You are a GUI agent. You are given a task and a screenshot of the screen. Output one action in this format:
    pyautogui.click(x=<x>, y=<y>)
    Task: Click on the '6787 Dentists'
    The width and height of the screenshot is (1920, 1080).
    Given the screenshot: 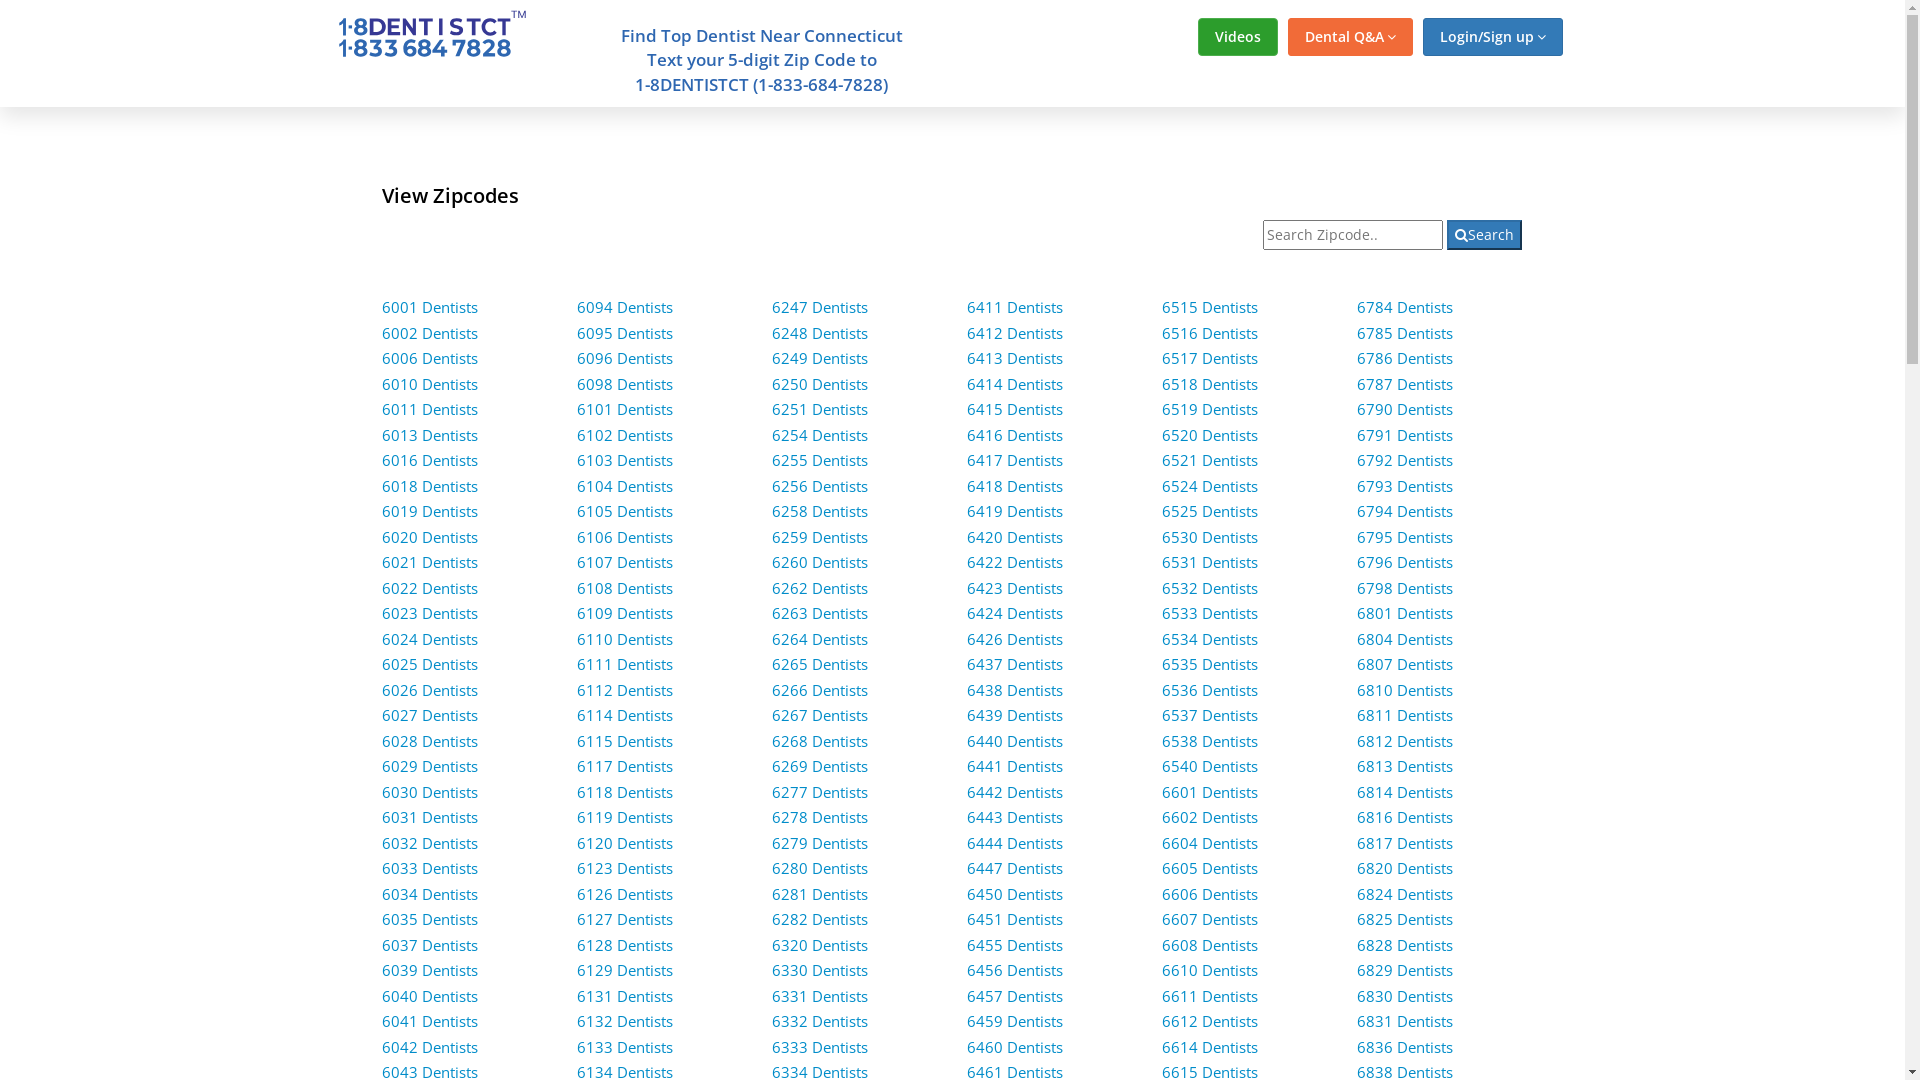 What is the action you would take?
    pyautogui.click(x=1404, y=384)
    